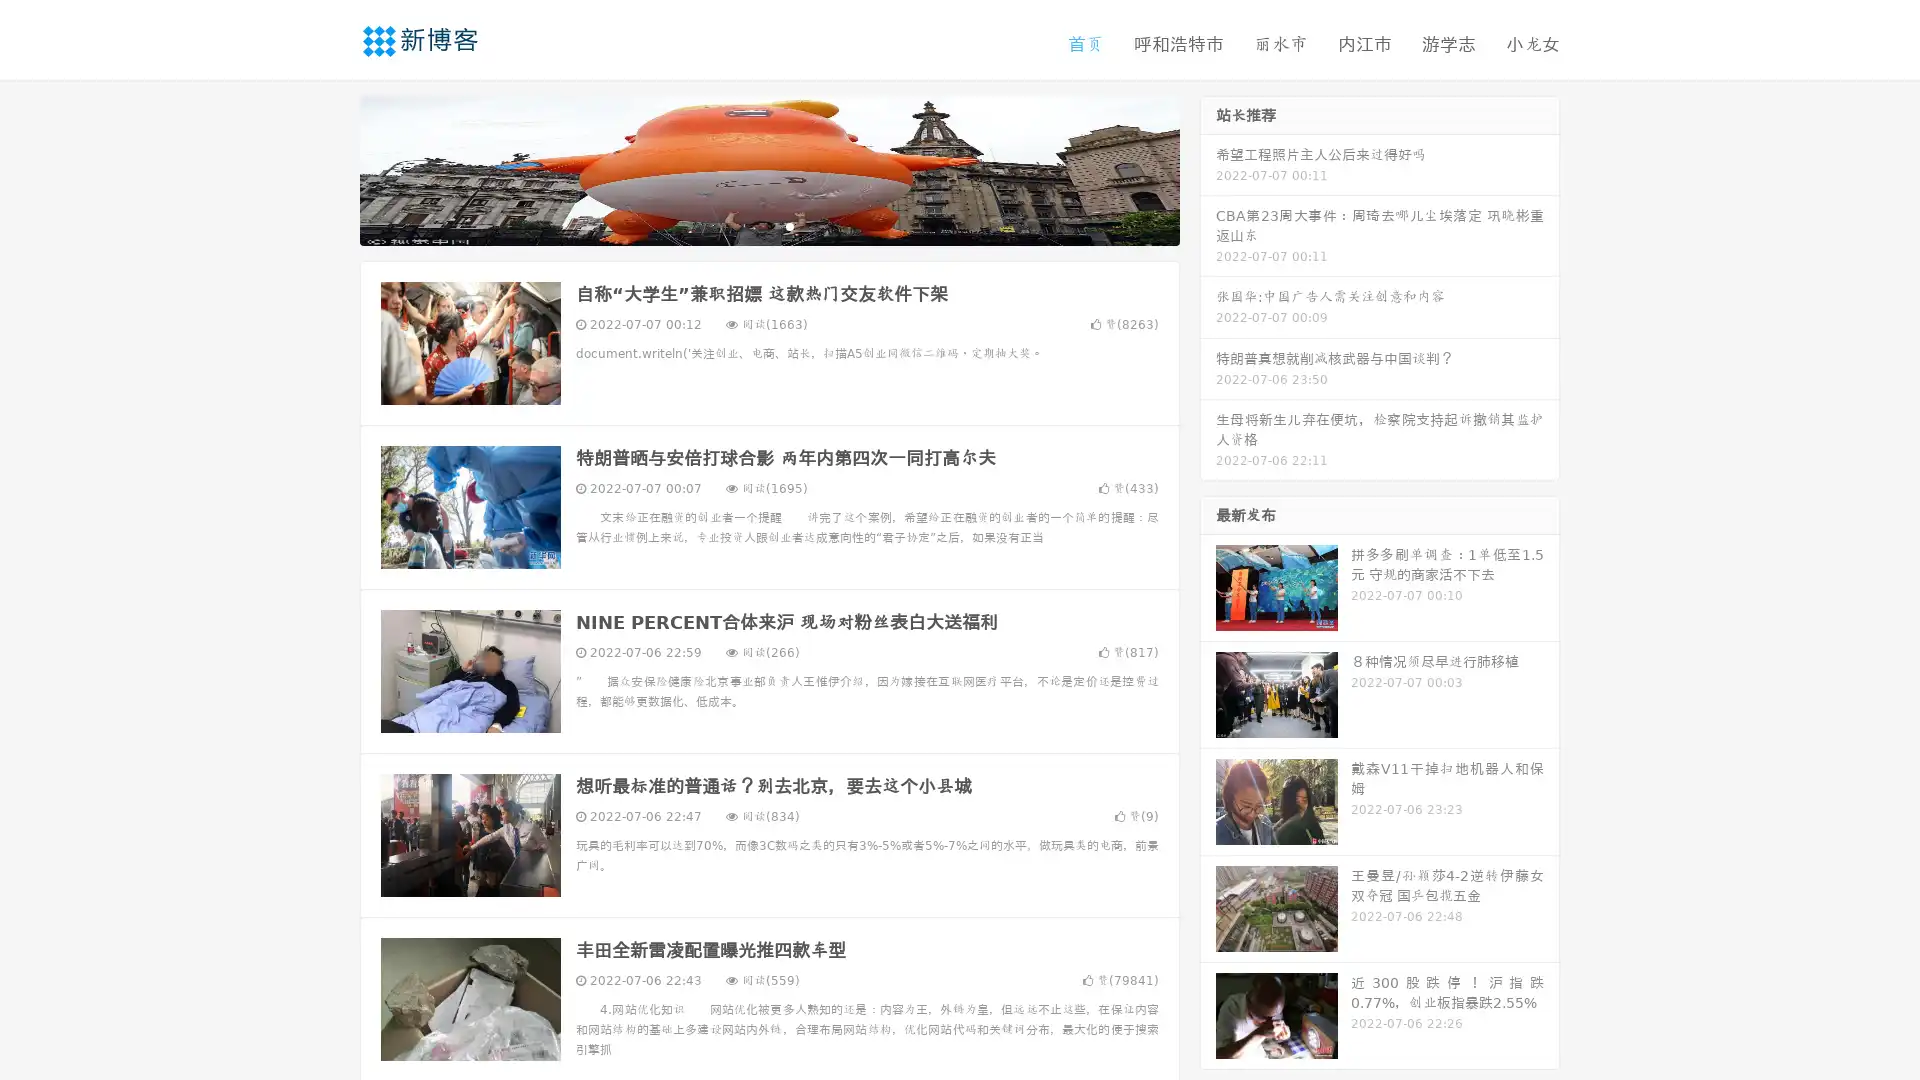 The height and width of the screenshot is (1080, 1920). I want to click on Go to slide 3, so click(789, 225).